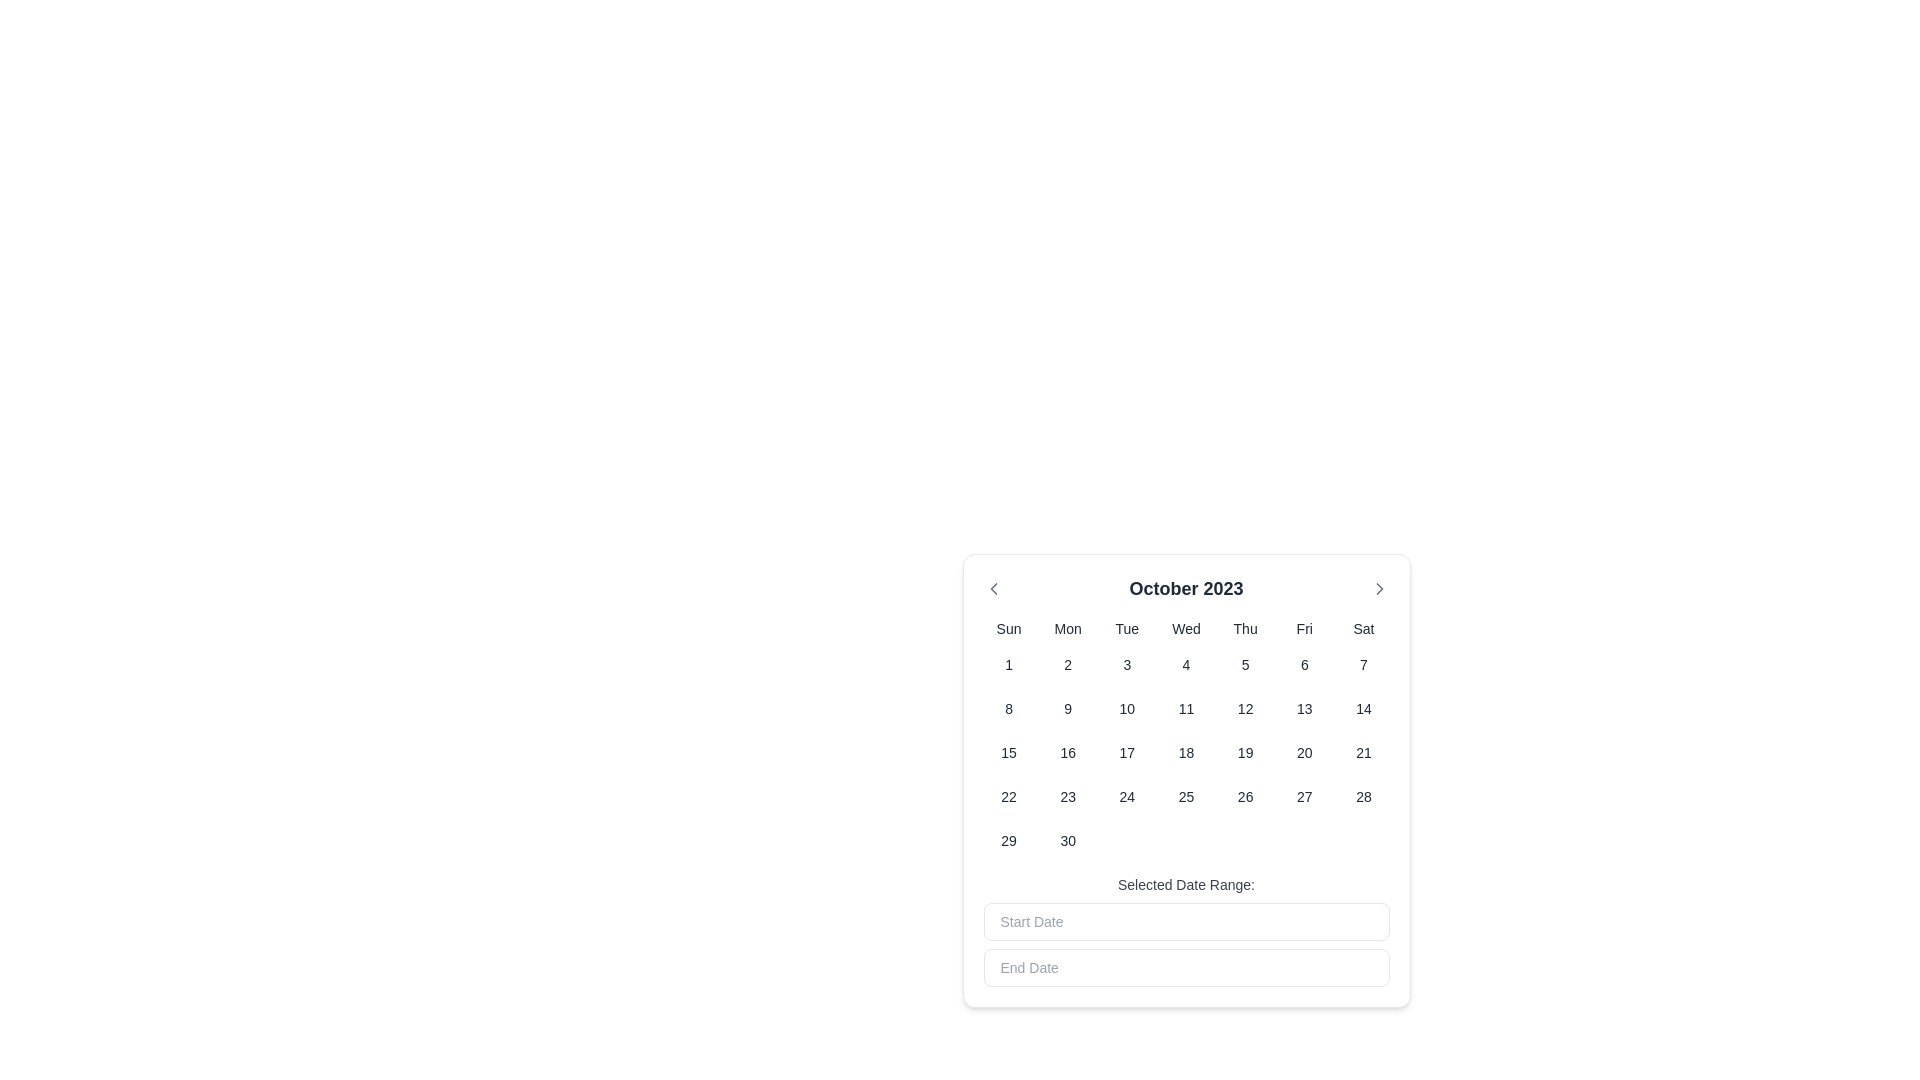 The image size is (1920, 1080). What do you see at coordinates (1127, 708) in the screenshot?
I see `the date selection button for October 10th, 2023, located under the 'Tue' column in the calendar grid layout` at bounding box center [1127, 708].